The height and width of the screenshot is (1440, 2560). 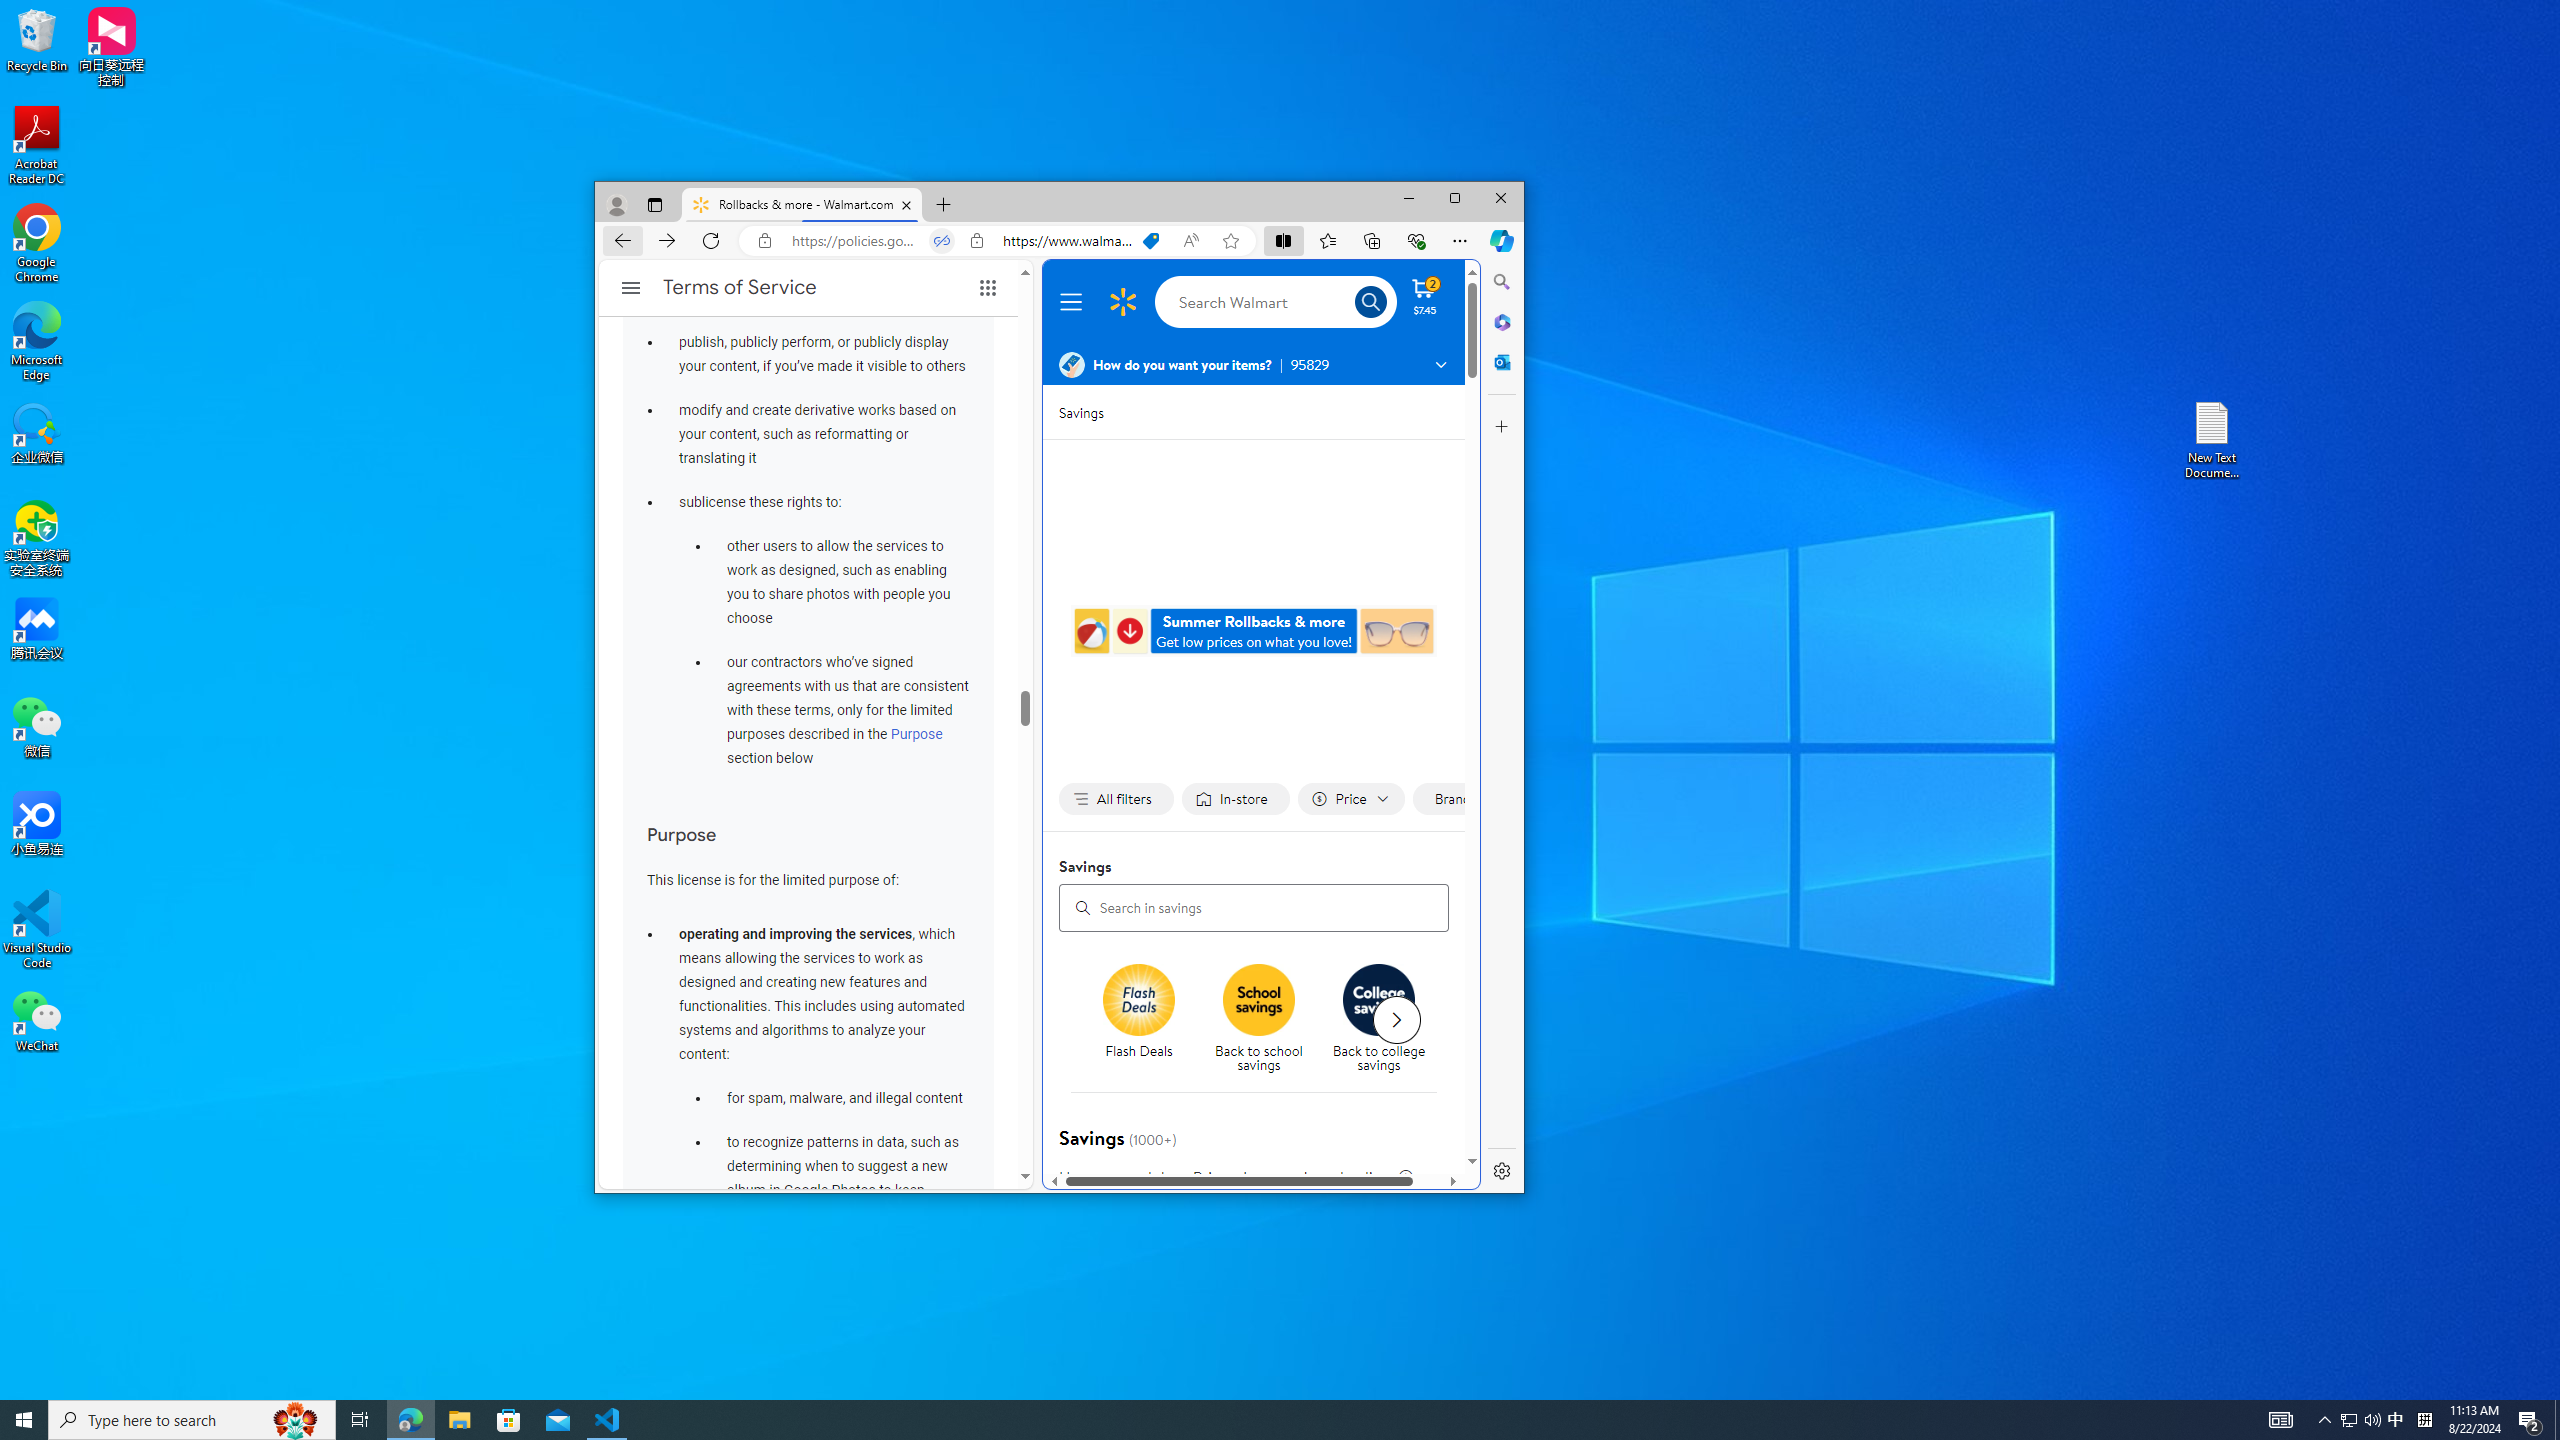 What do you see at coordinates (1454, 198) in the screenshot?
I see `'Maximize'` at bounding box center [1454, 198].